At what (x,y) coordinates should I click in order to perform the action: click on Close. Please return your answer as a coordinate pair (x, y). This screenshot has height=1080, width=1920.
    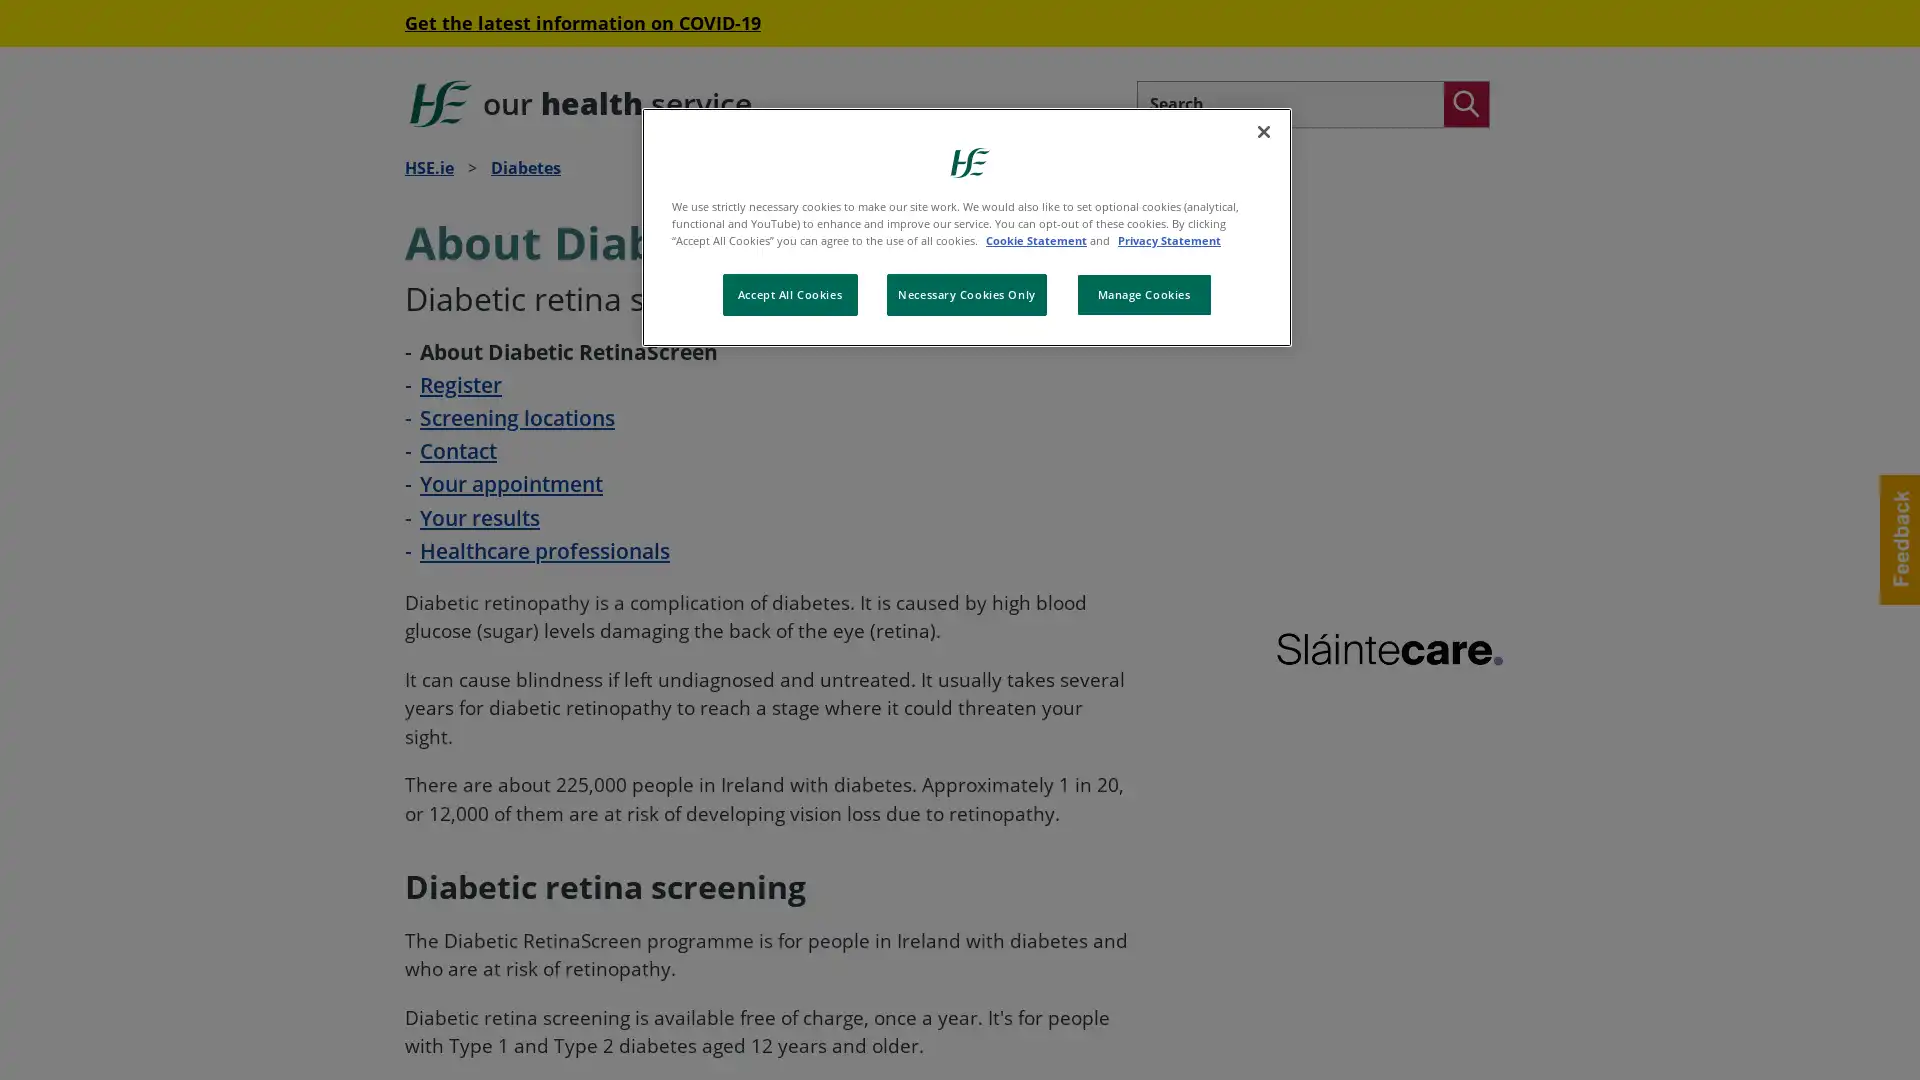
    Looking at the image, I should click on (1262, 131).